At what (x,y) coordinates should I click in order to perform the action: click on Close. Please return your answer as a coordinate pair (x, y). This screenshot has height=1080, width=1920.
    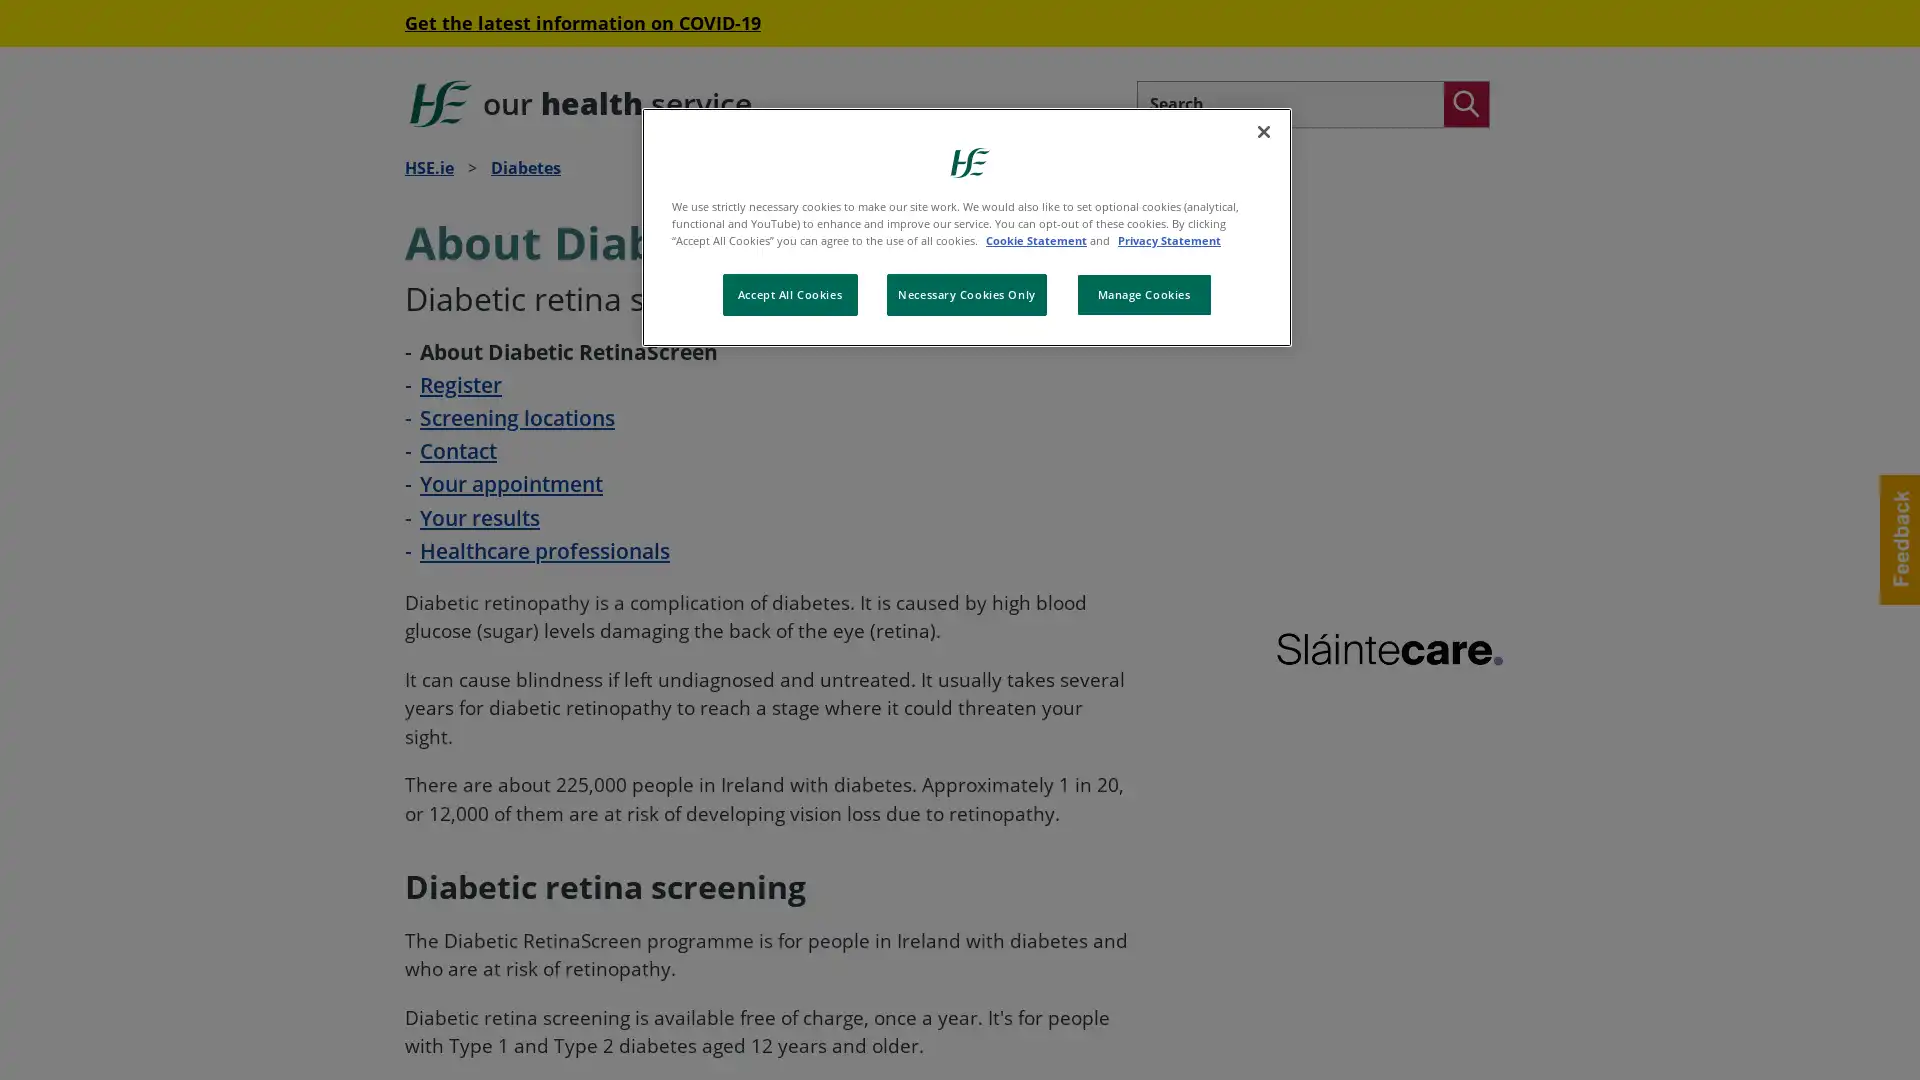
    Looking at the image, I should click on (1262, 131).